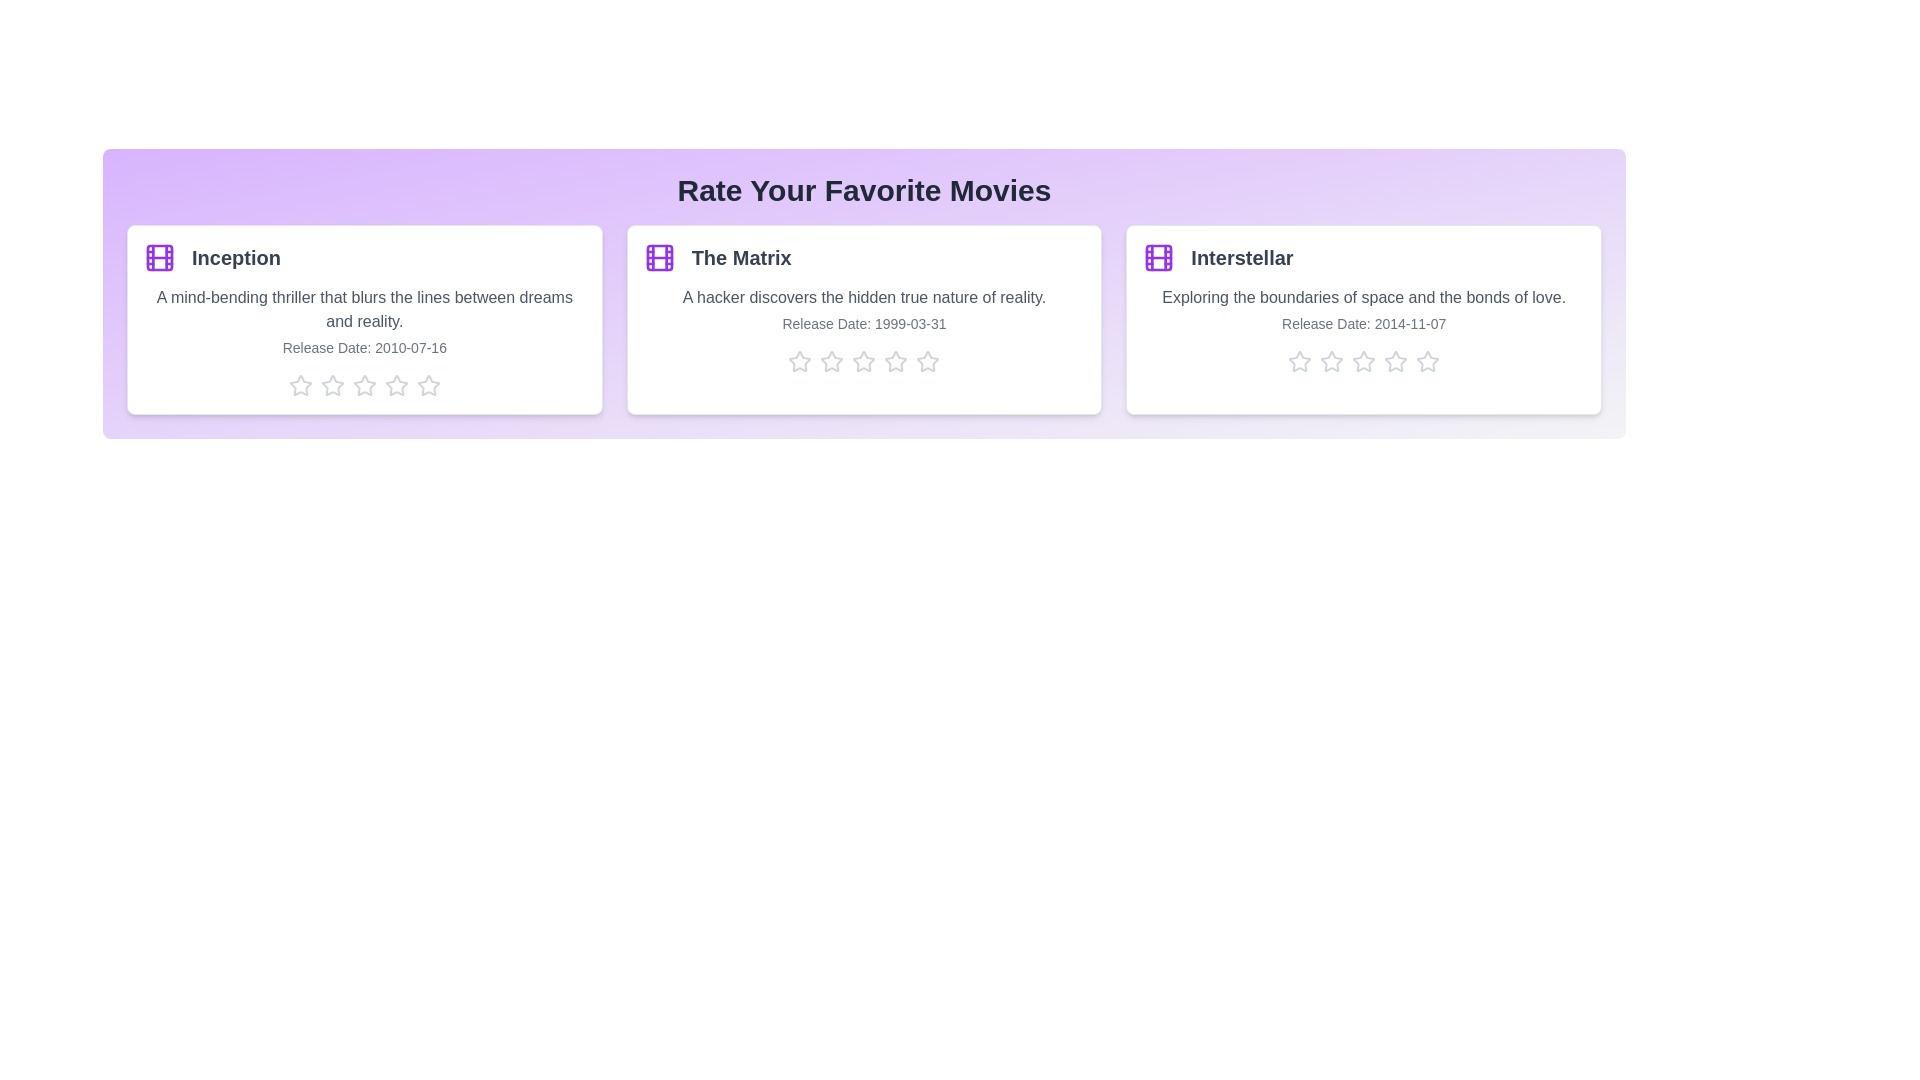  What do you see at coordinates (396, 385) in the screenshot?
I see `the star corresponding to 4 stars for the movie Inception` at bounding box center [396, 385].